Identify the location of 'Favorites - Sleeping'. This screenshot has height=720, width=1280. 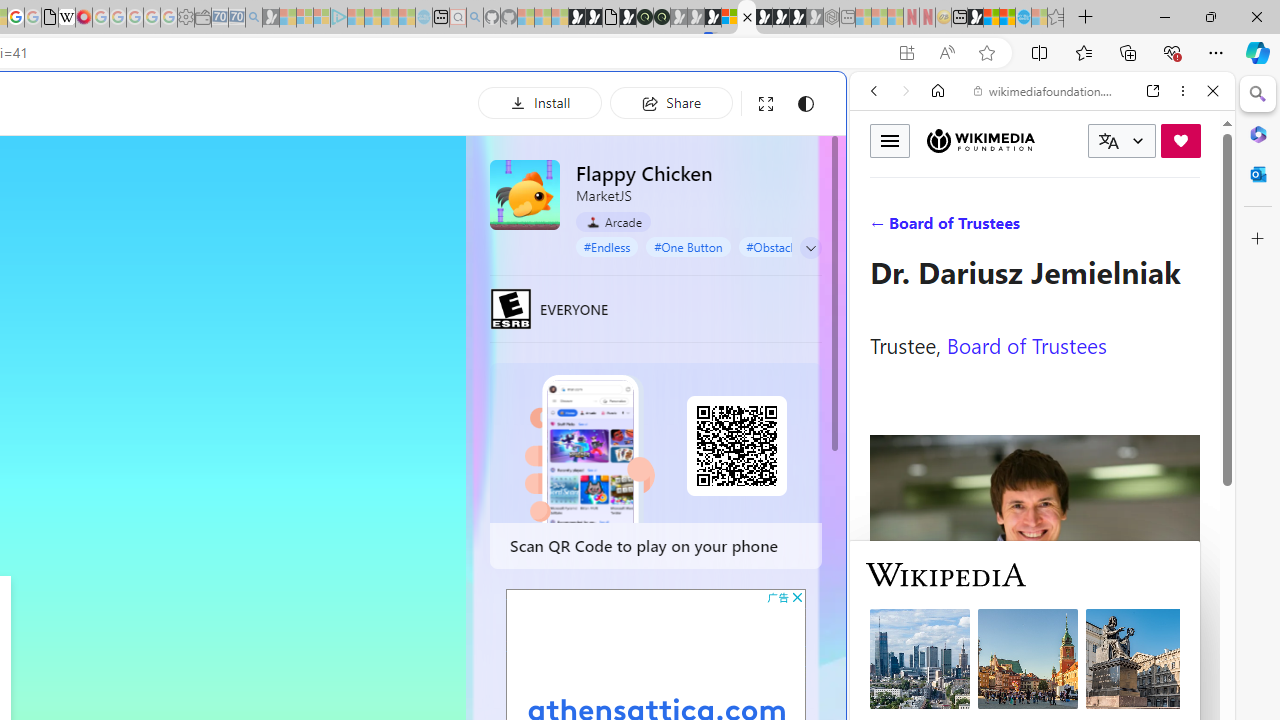
(1055, 17).